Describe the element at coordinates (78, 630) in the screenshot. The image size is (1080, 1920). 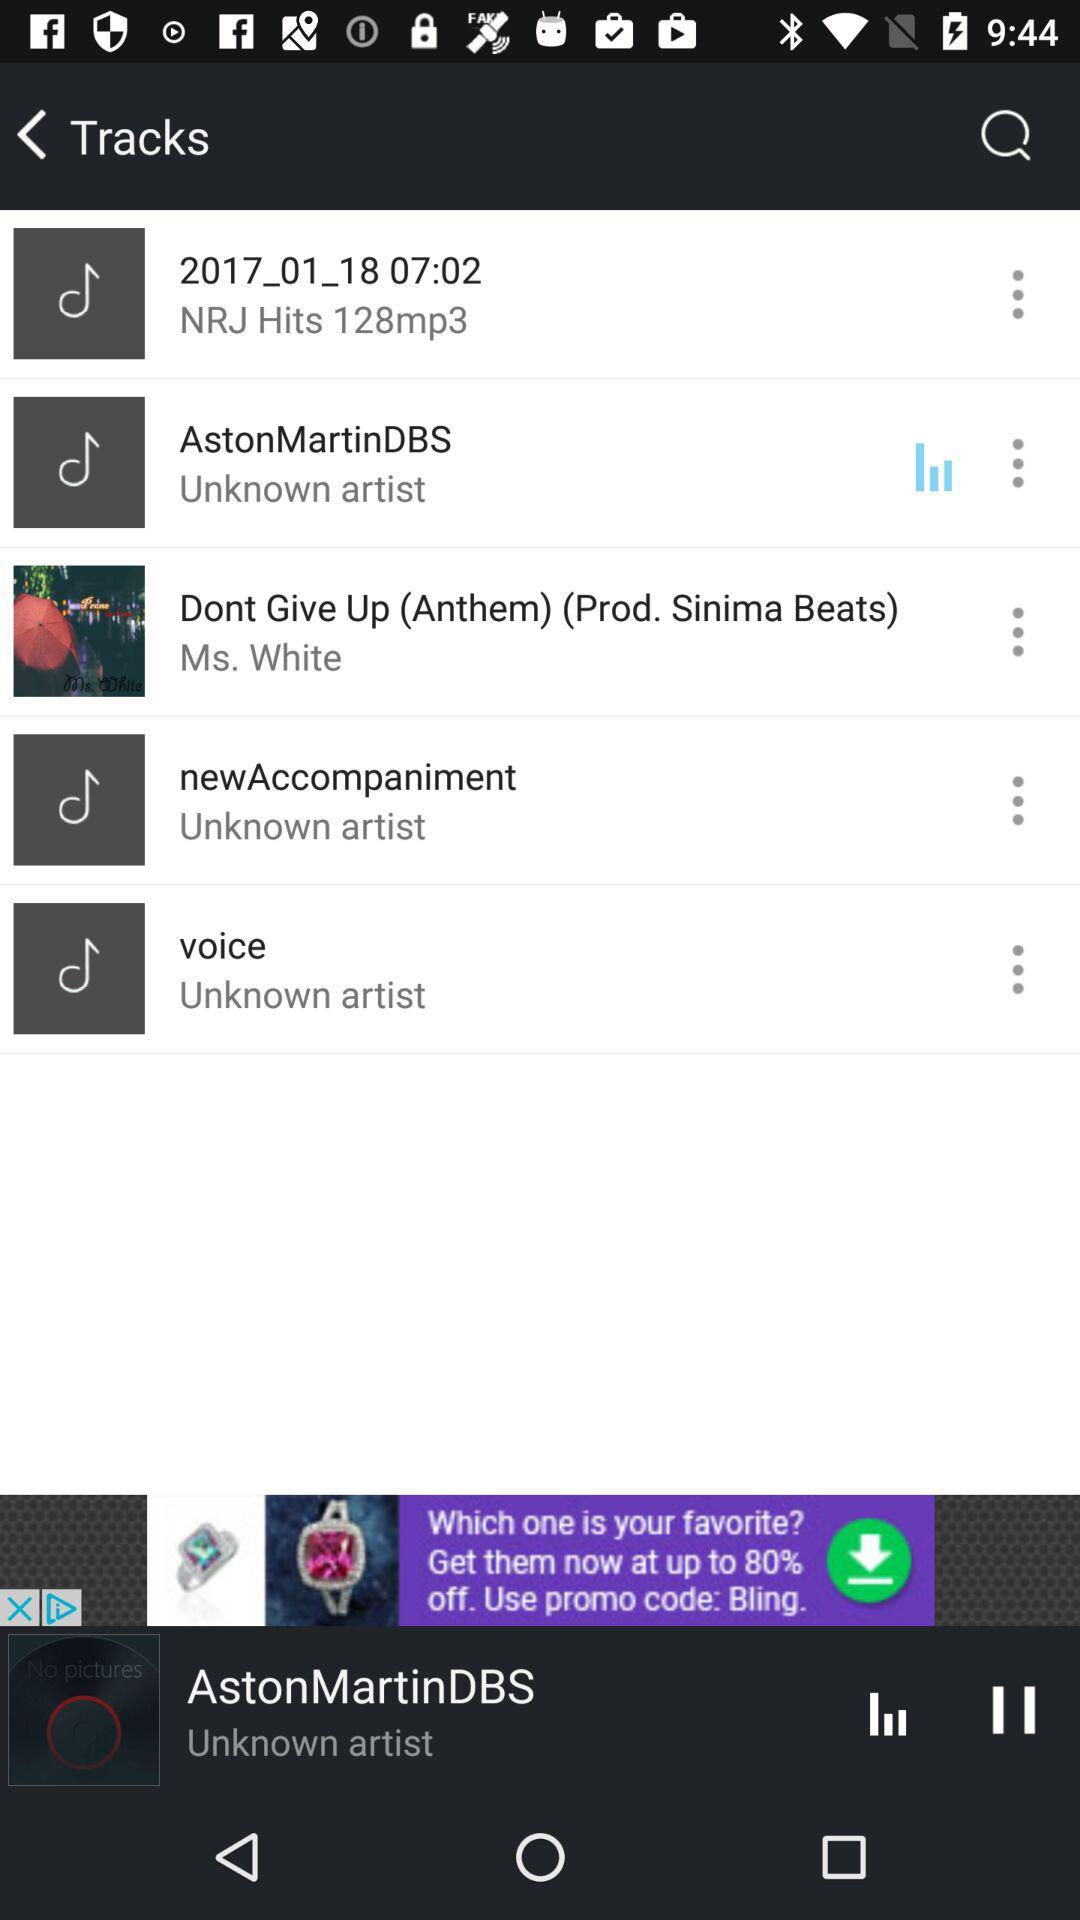
I see `the third image under tracks from top` at that location.